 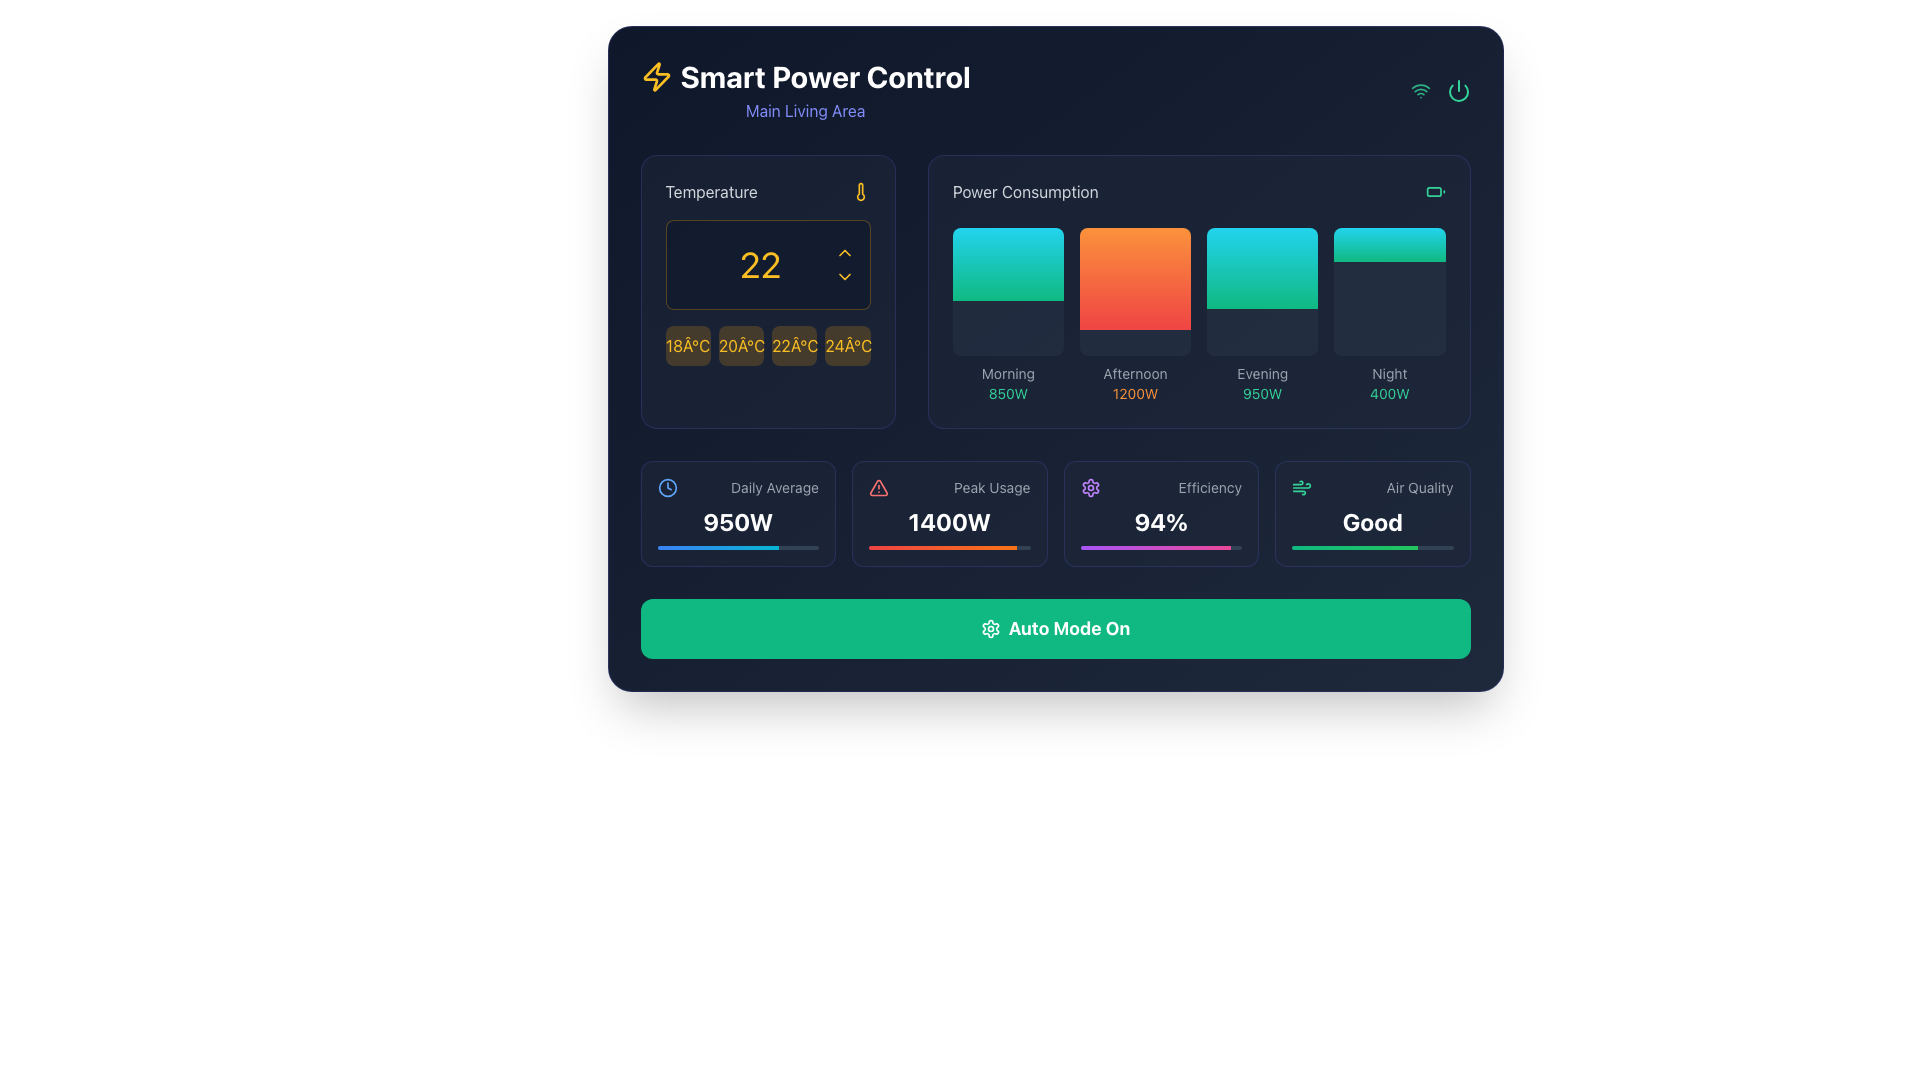 I want to click on the warning icon next to the text label indicating peak usage of power, which is displayed as '1400W', so click(x=948, y=488).